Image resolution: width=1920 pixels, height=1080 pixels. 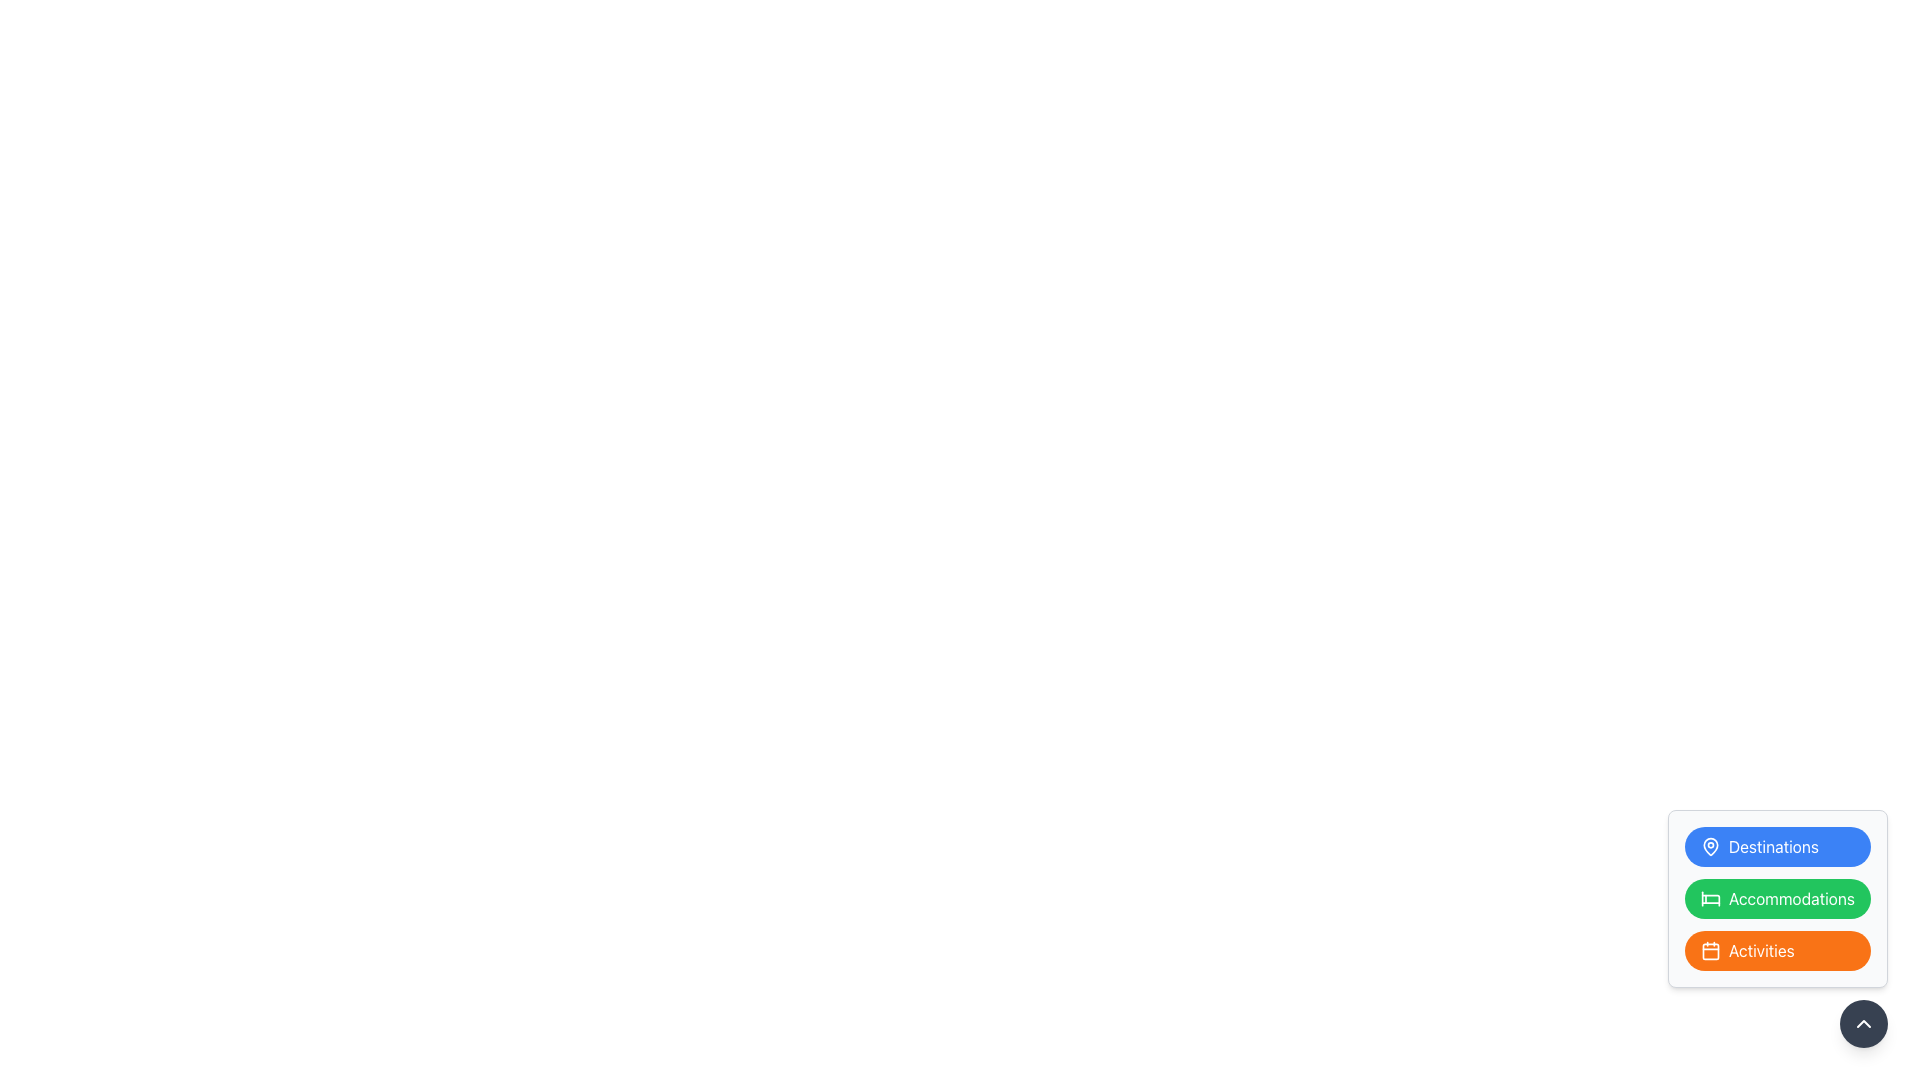 I want to click on the chevron icon located in the bottom-right corner of the circular button to trigger the tooltip or animation, so click(x=1862, y=1023).